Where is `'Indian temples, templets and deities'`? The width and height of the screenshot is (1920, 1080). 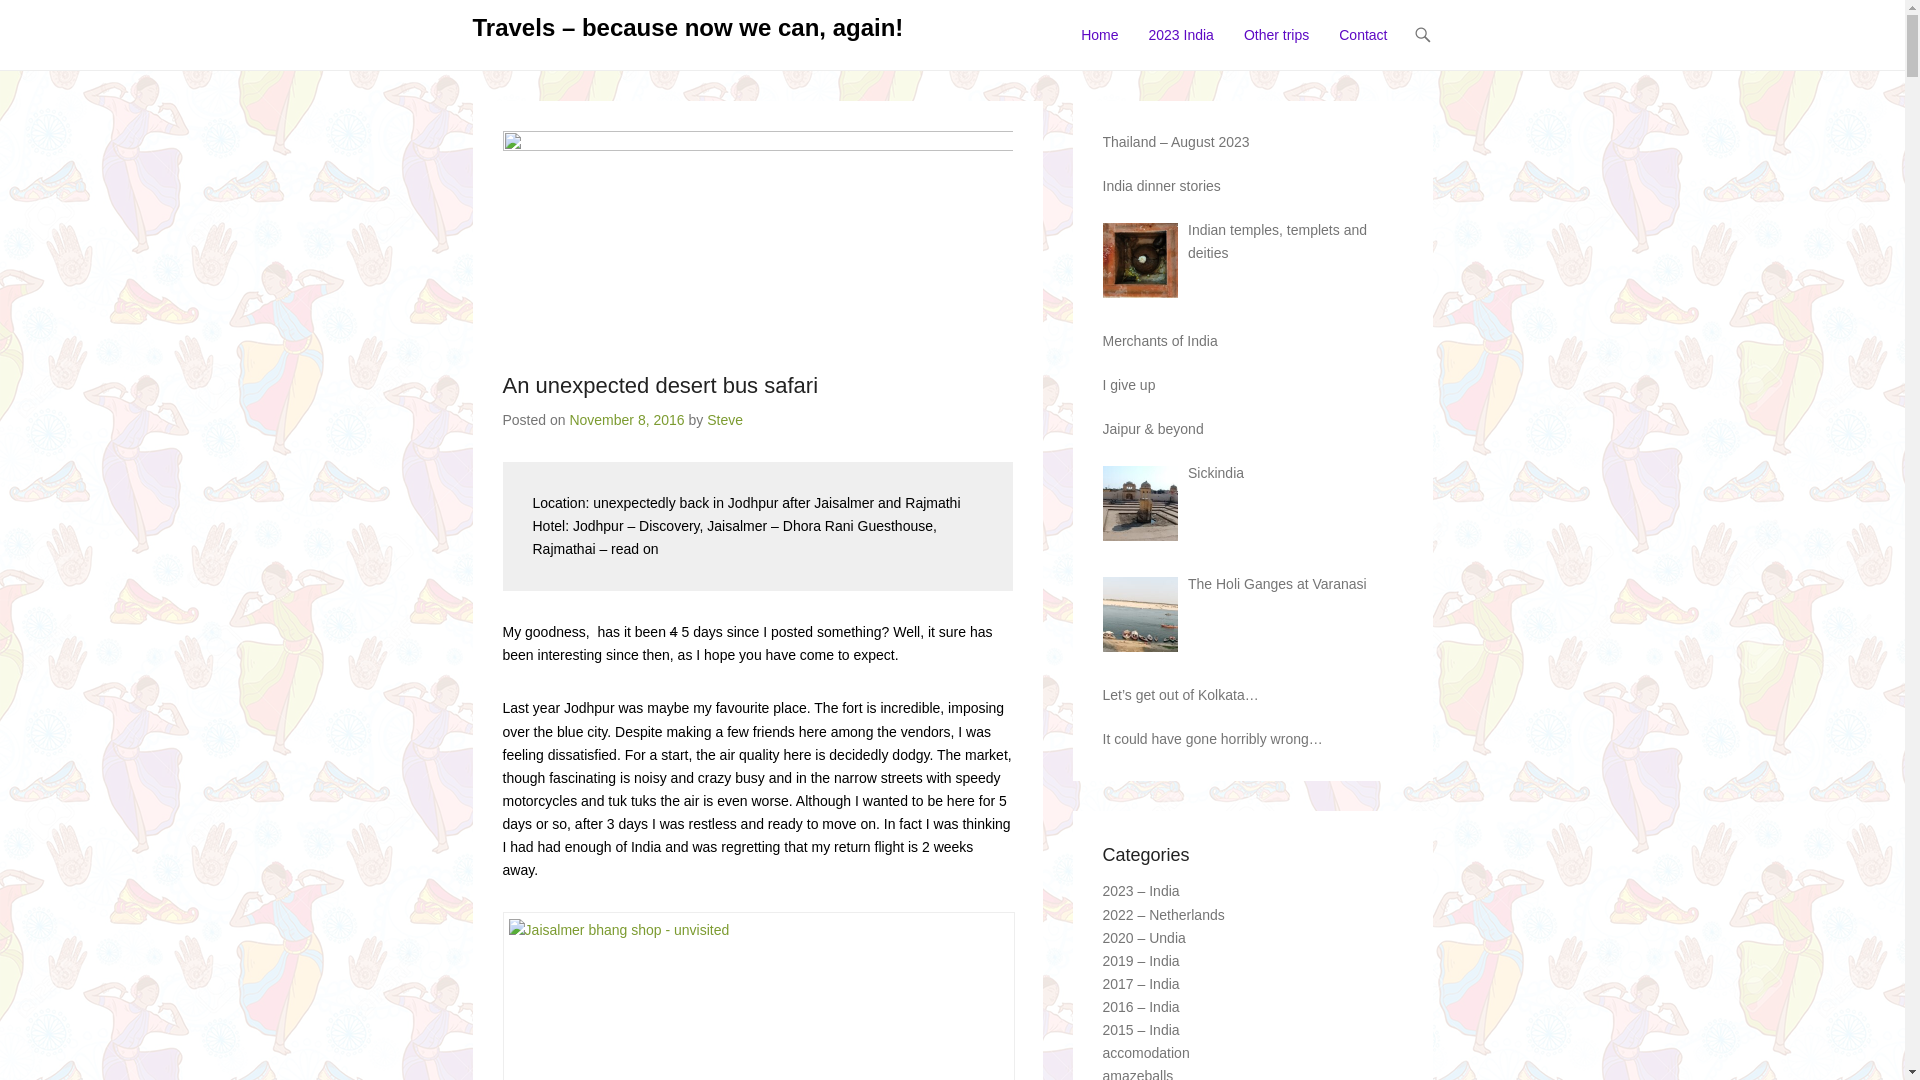 'Indian temples, templets and deities' is located at coordinates (1188, 240).